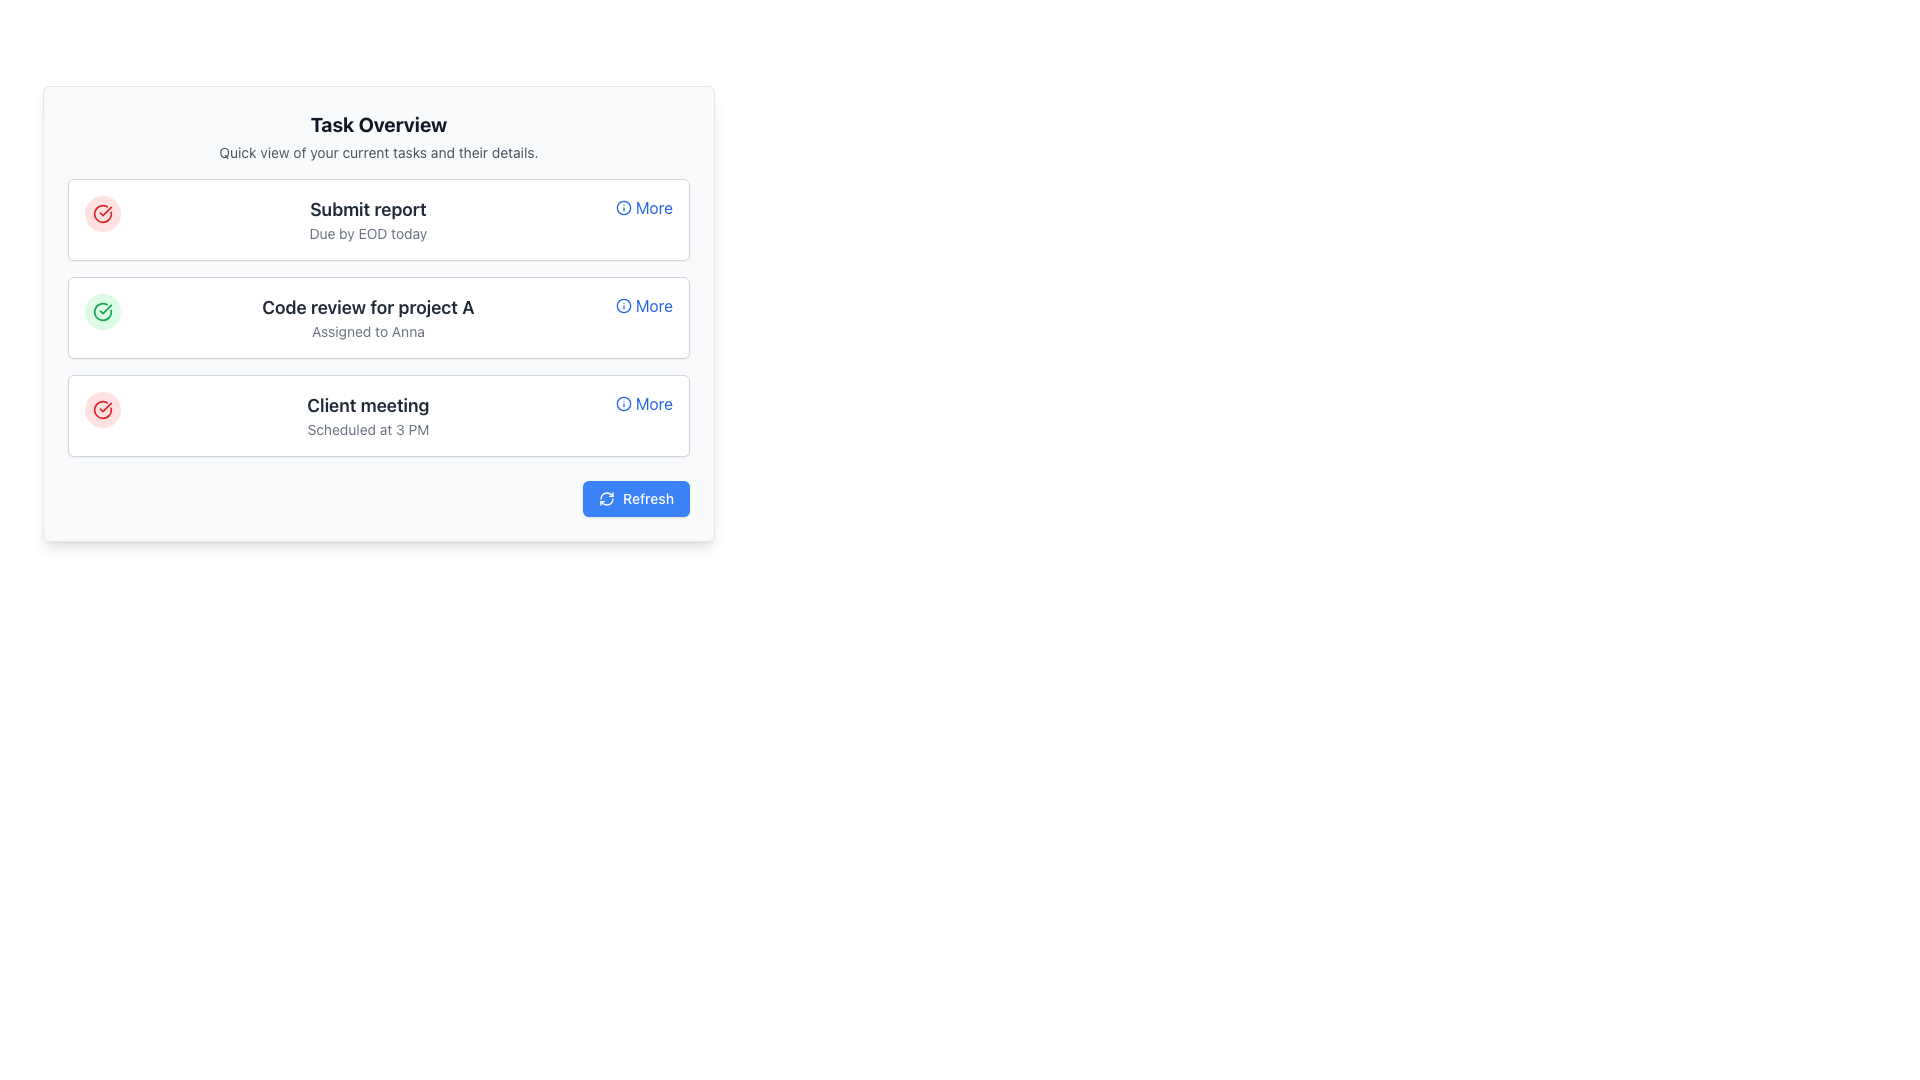 This screenshot has width=1920, height=1080. I want to click on the static text element displaying 'Code review for project A' which is centrally aligned in the second card-like section below the heading 'Task Overview', so click(368, 308).